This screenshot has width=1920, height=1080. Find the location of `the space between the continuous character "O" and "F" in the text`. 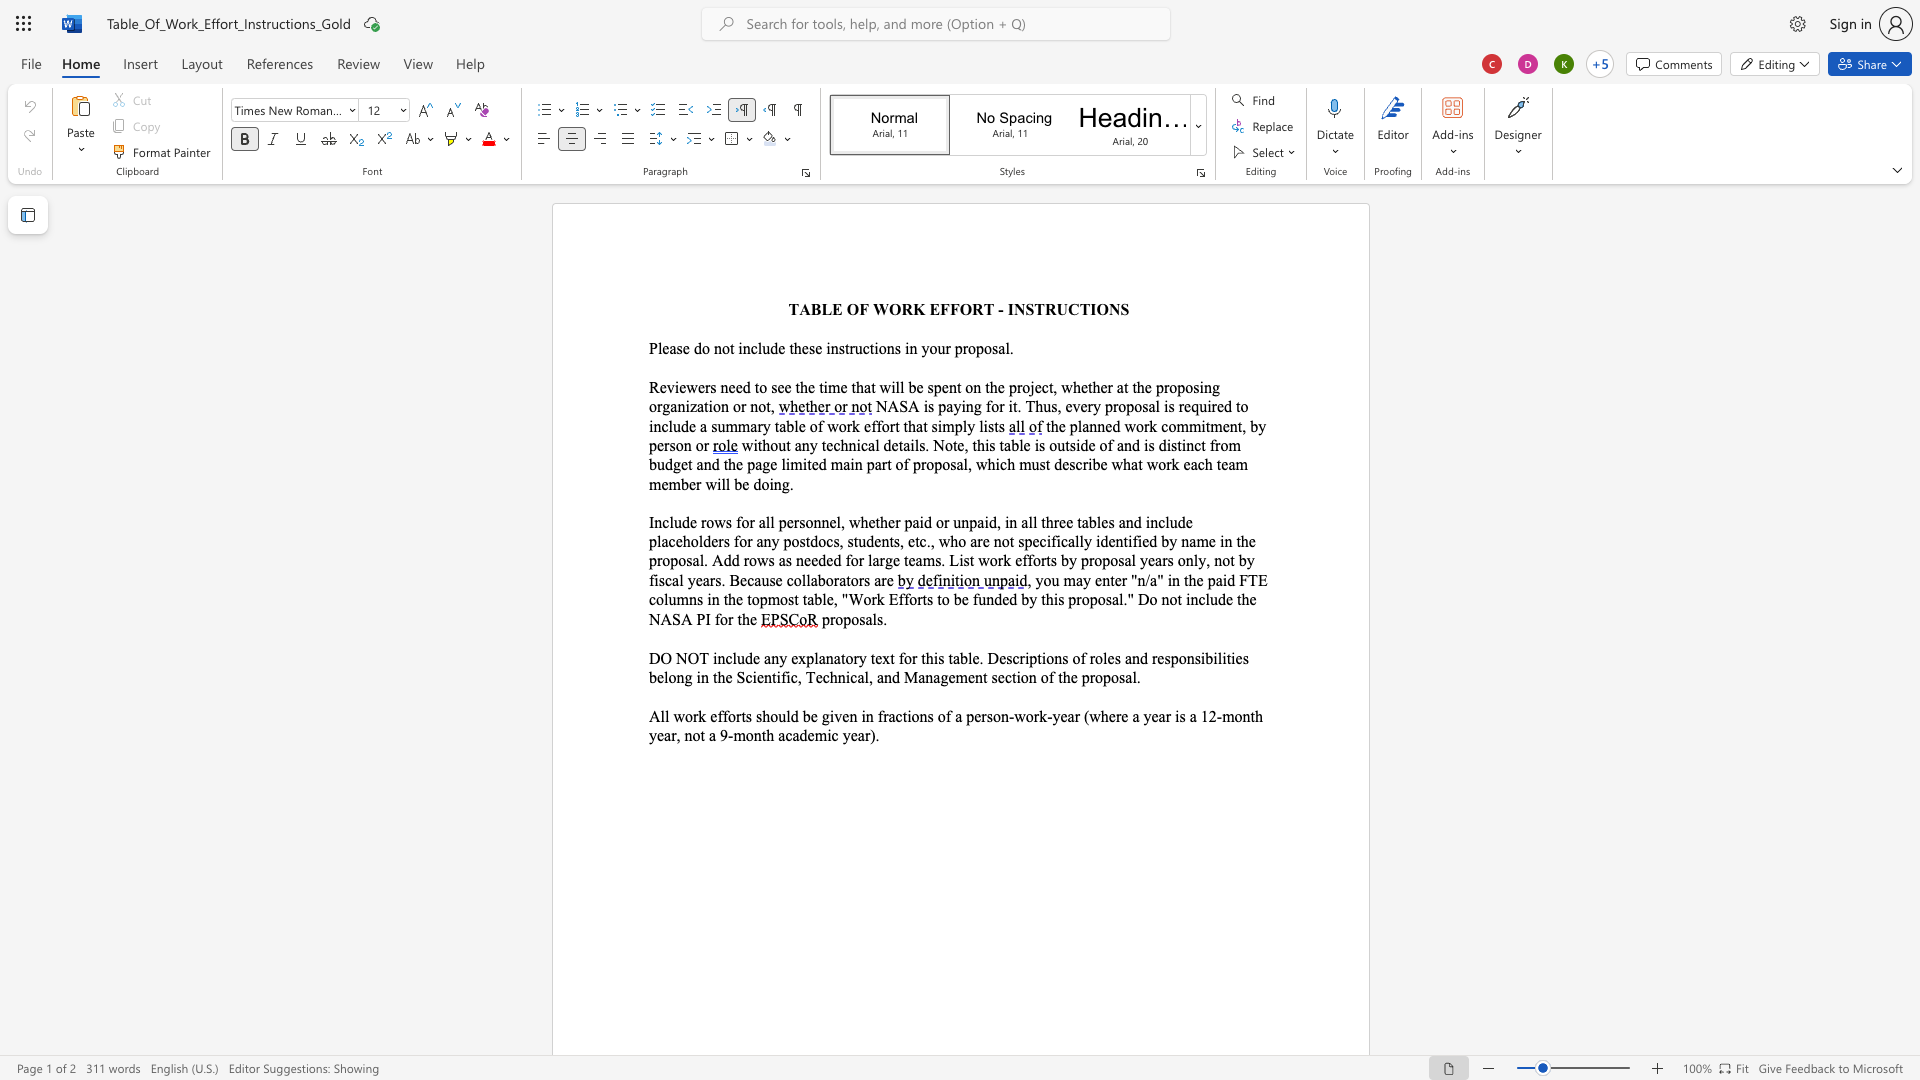

the space between the continuous character "O" and "F" in the text is located at coordinates (858, 309).